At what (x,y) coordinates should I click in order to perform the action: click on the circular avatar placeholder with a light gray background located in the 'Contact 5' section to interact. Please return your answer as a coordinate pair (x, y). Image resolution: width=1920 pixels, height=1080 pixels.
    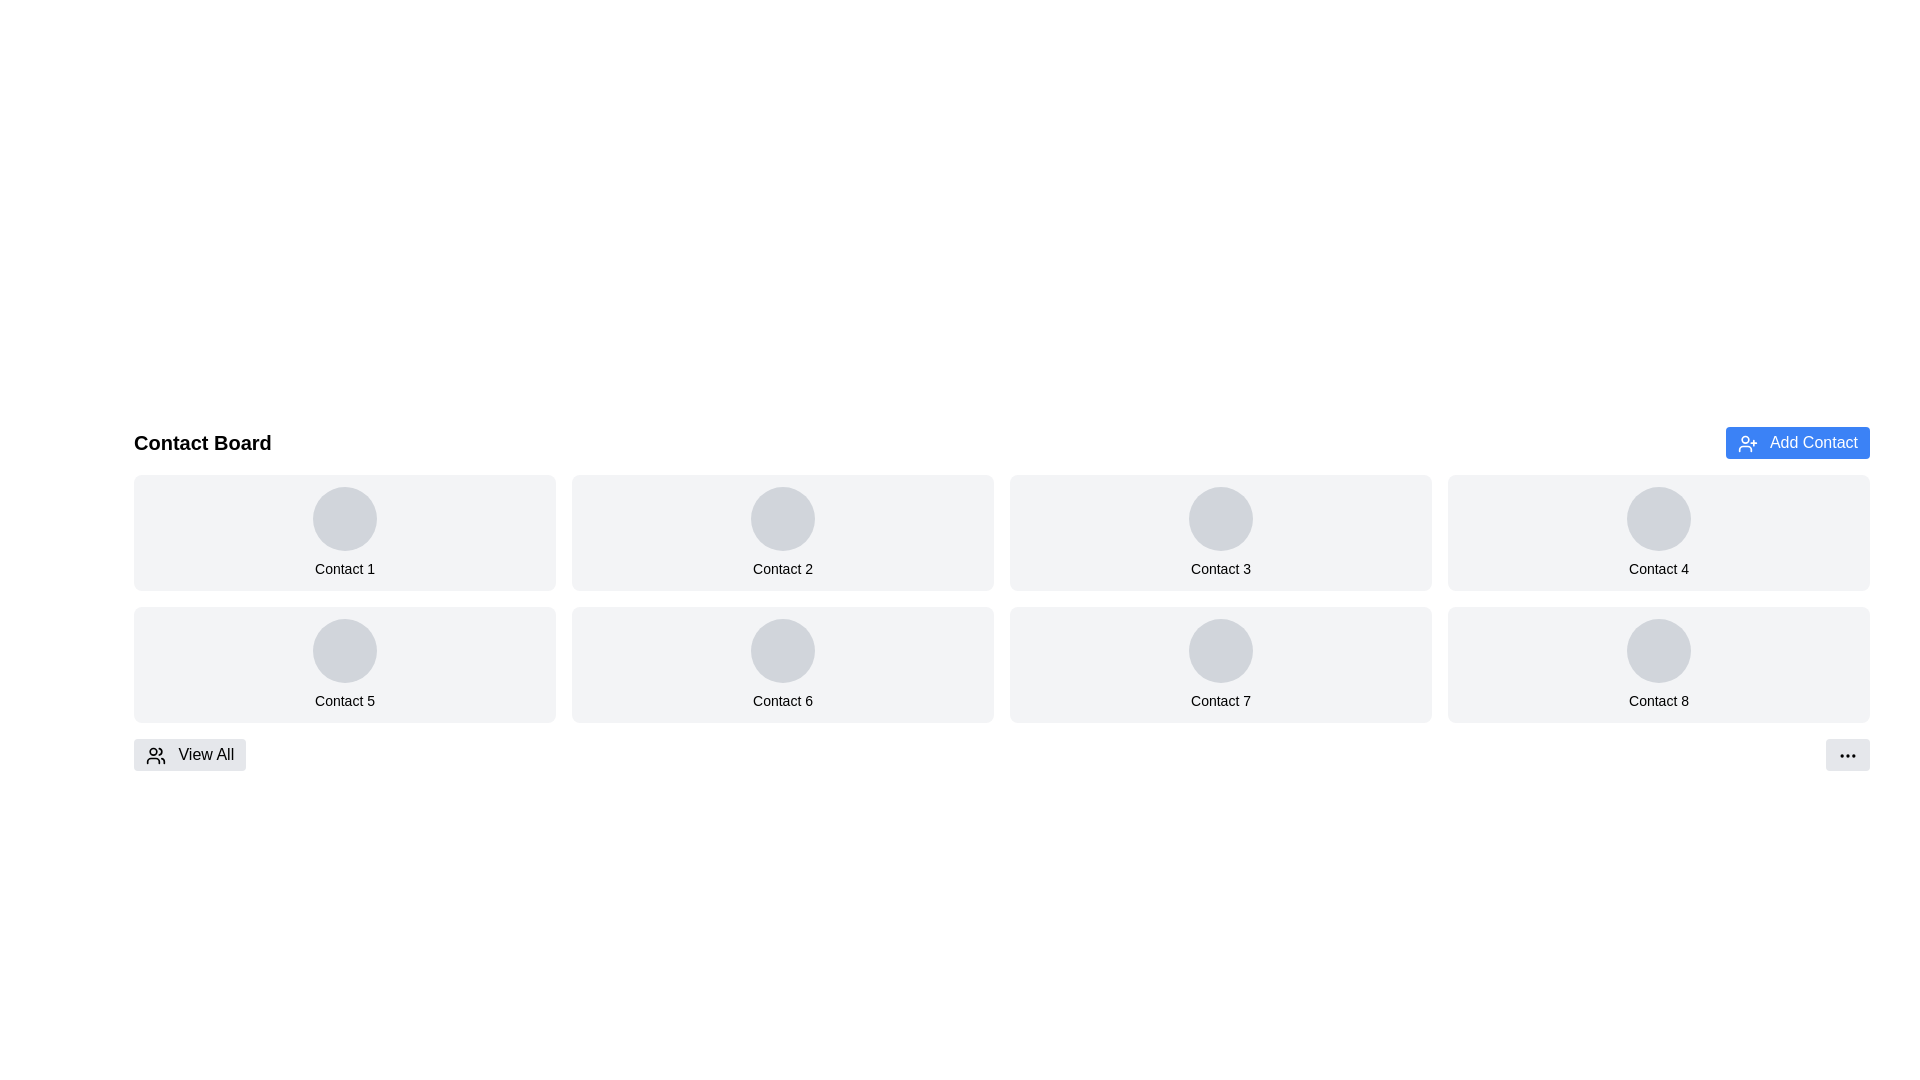
    Looking at the image, I should click on (345, 651).